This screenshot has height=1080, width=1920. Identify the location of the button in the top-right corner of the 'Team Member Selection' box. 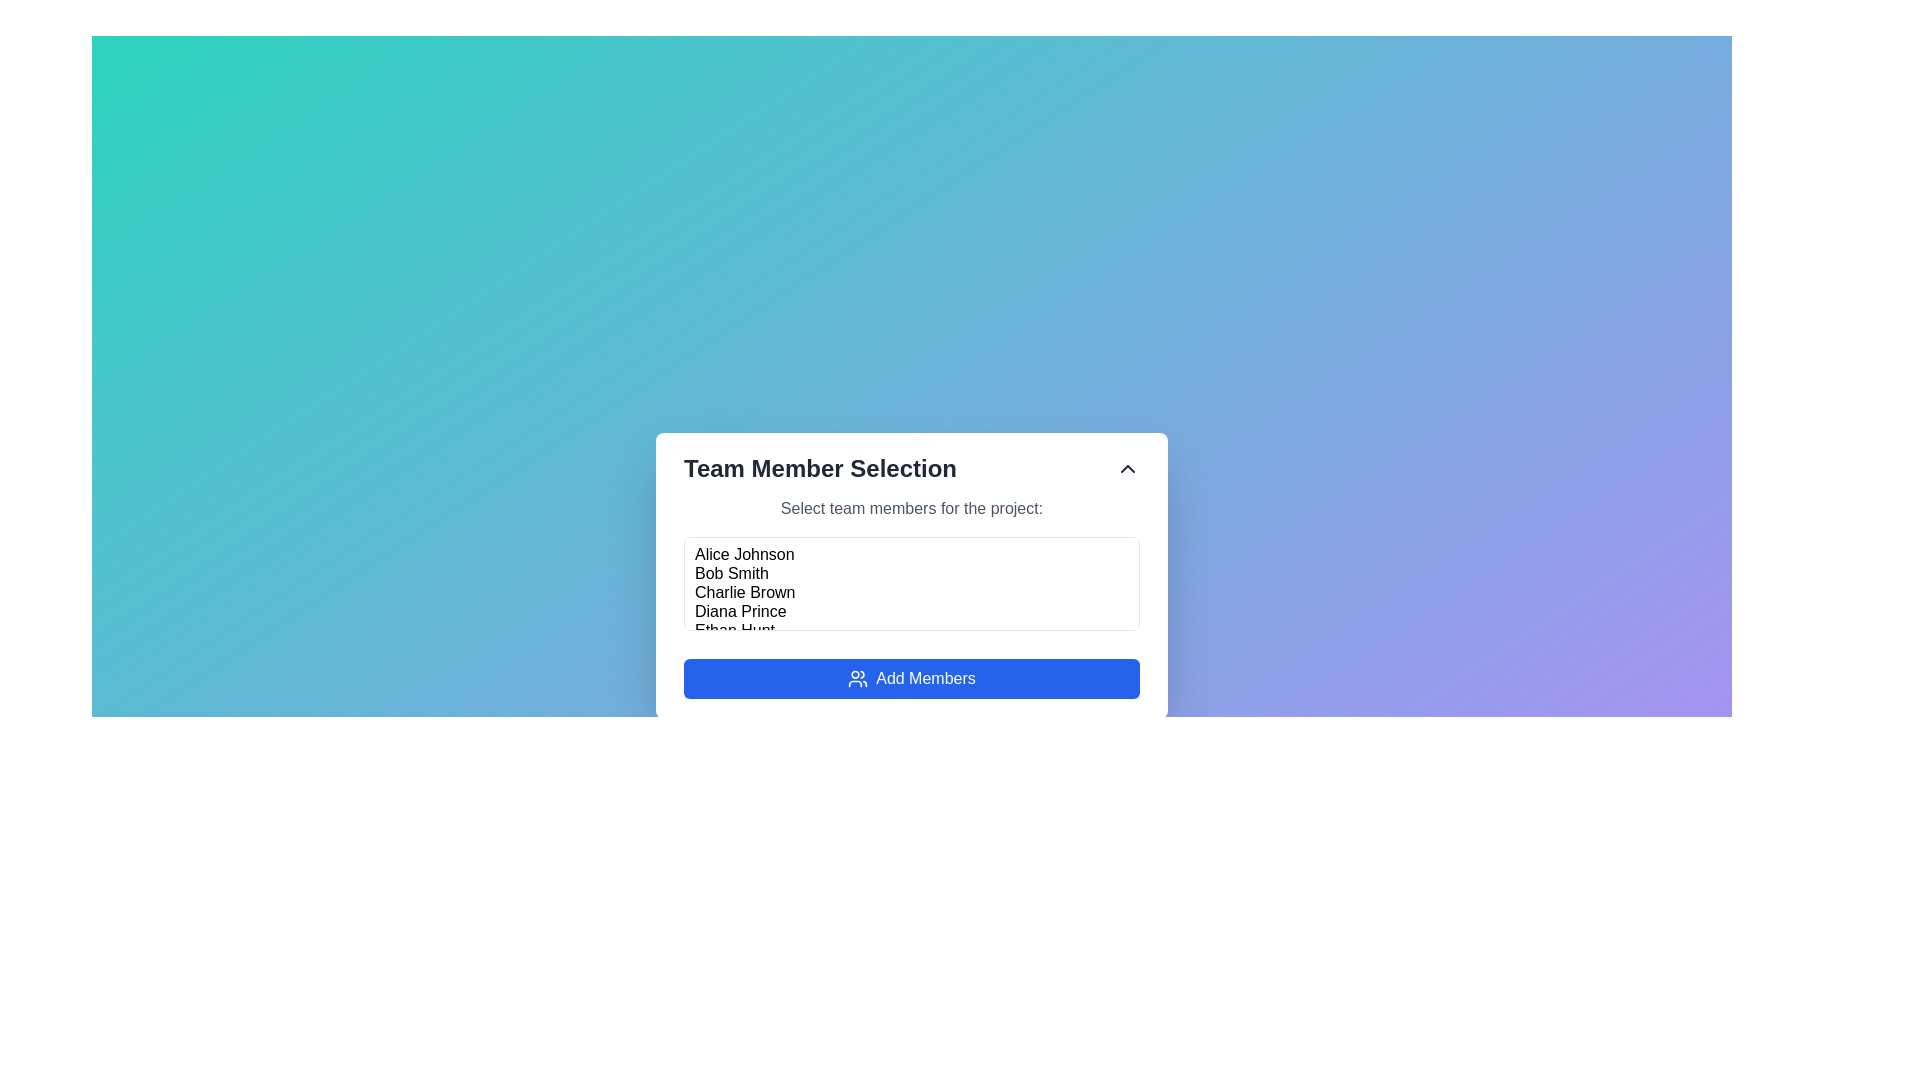
(1128, 467).